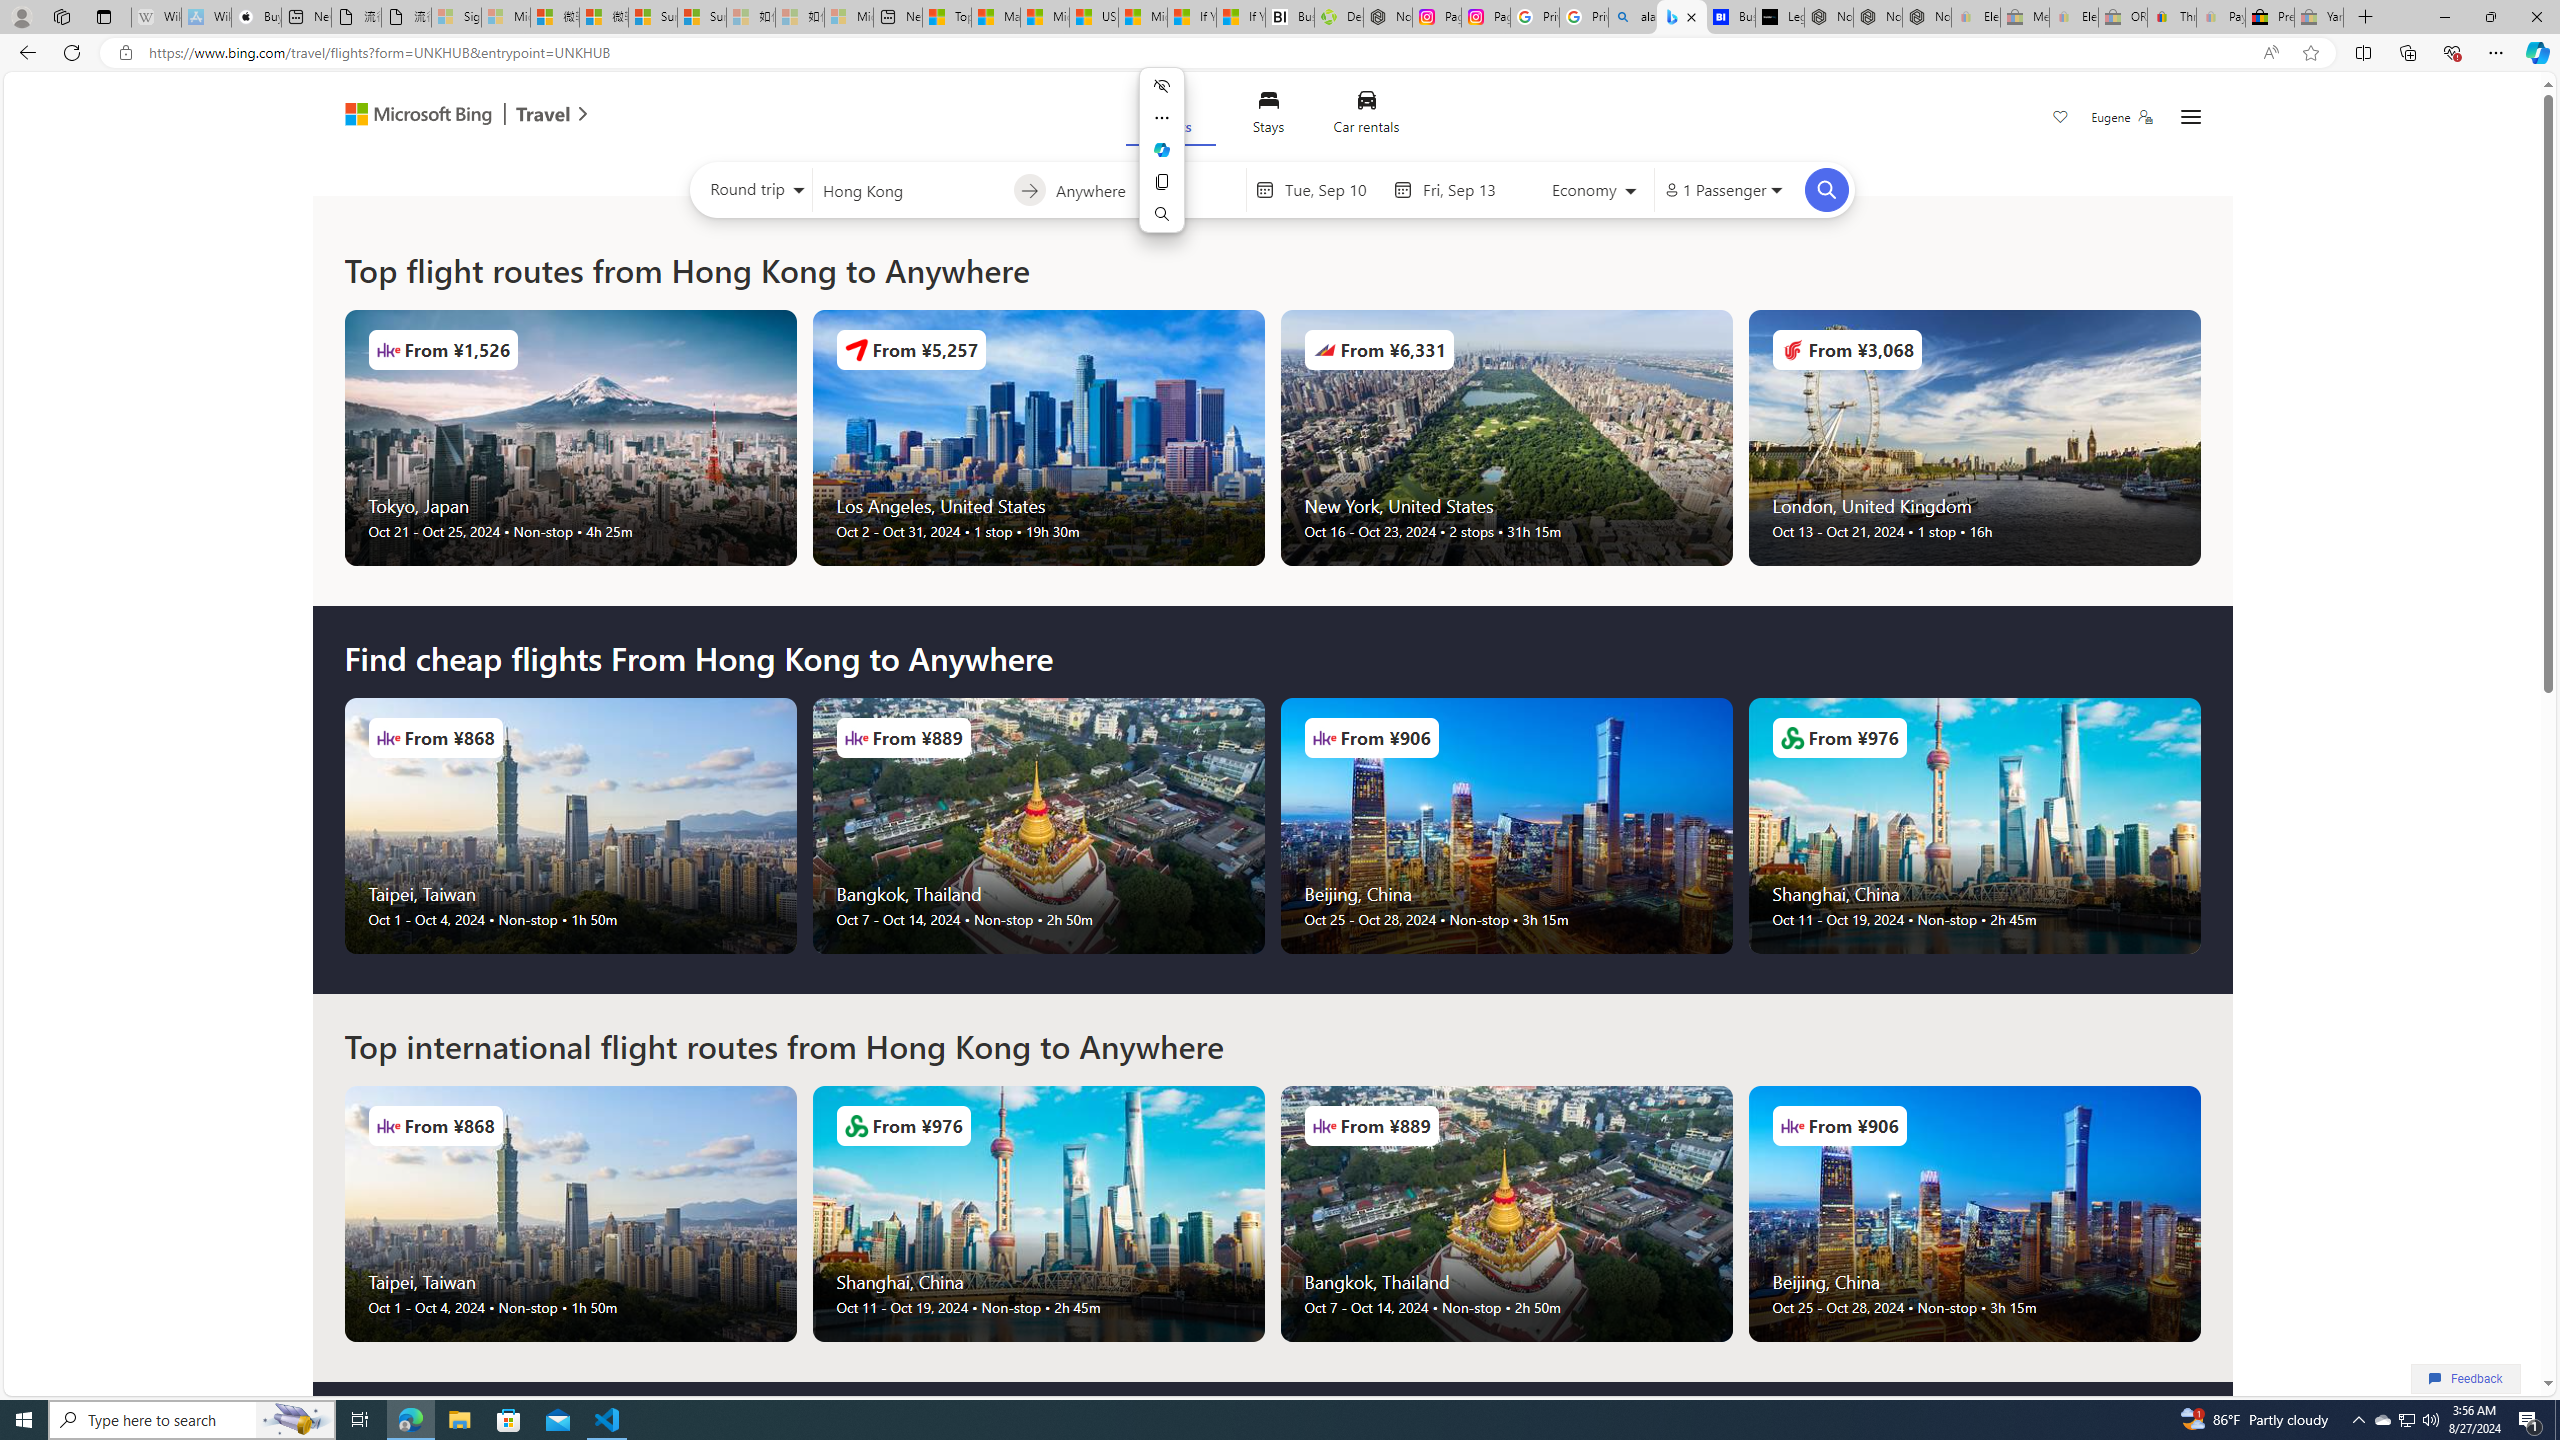 The image size is (2560, 1440). I want to click on 'Start Date', so click(1332, 189).